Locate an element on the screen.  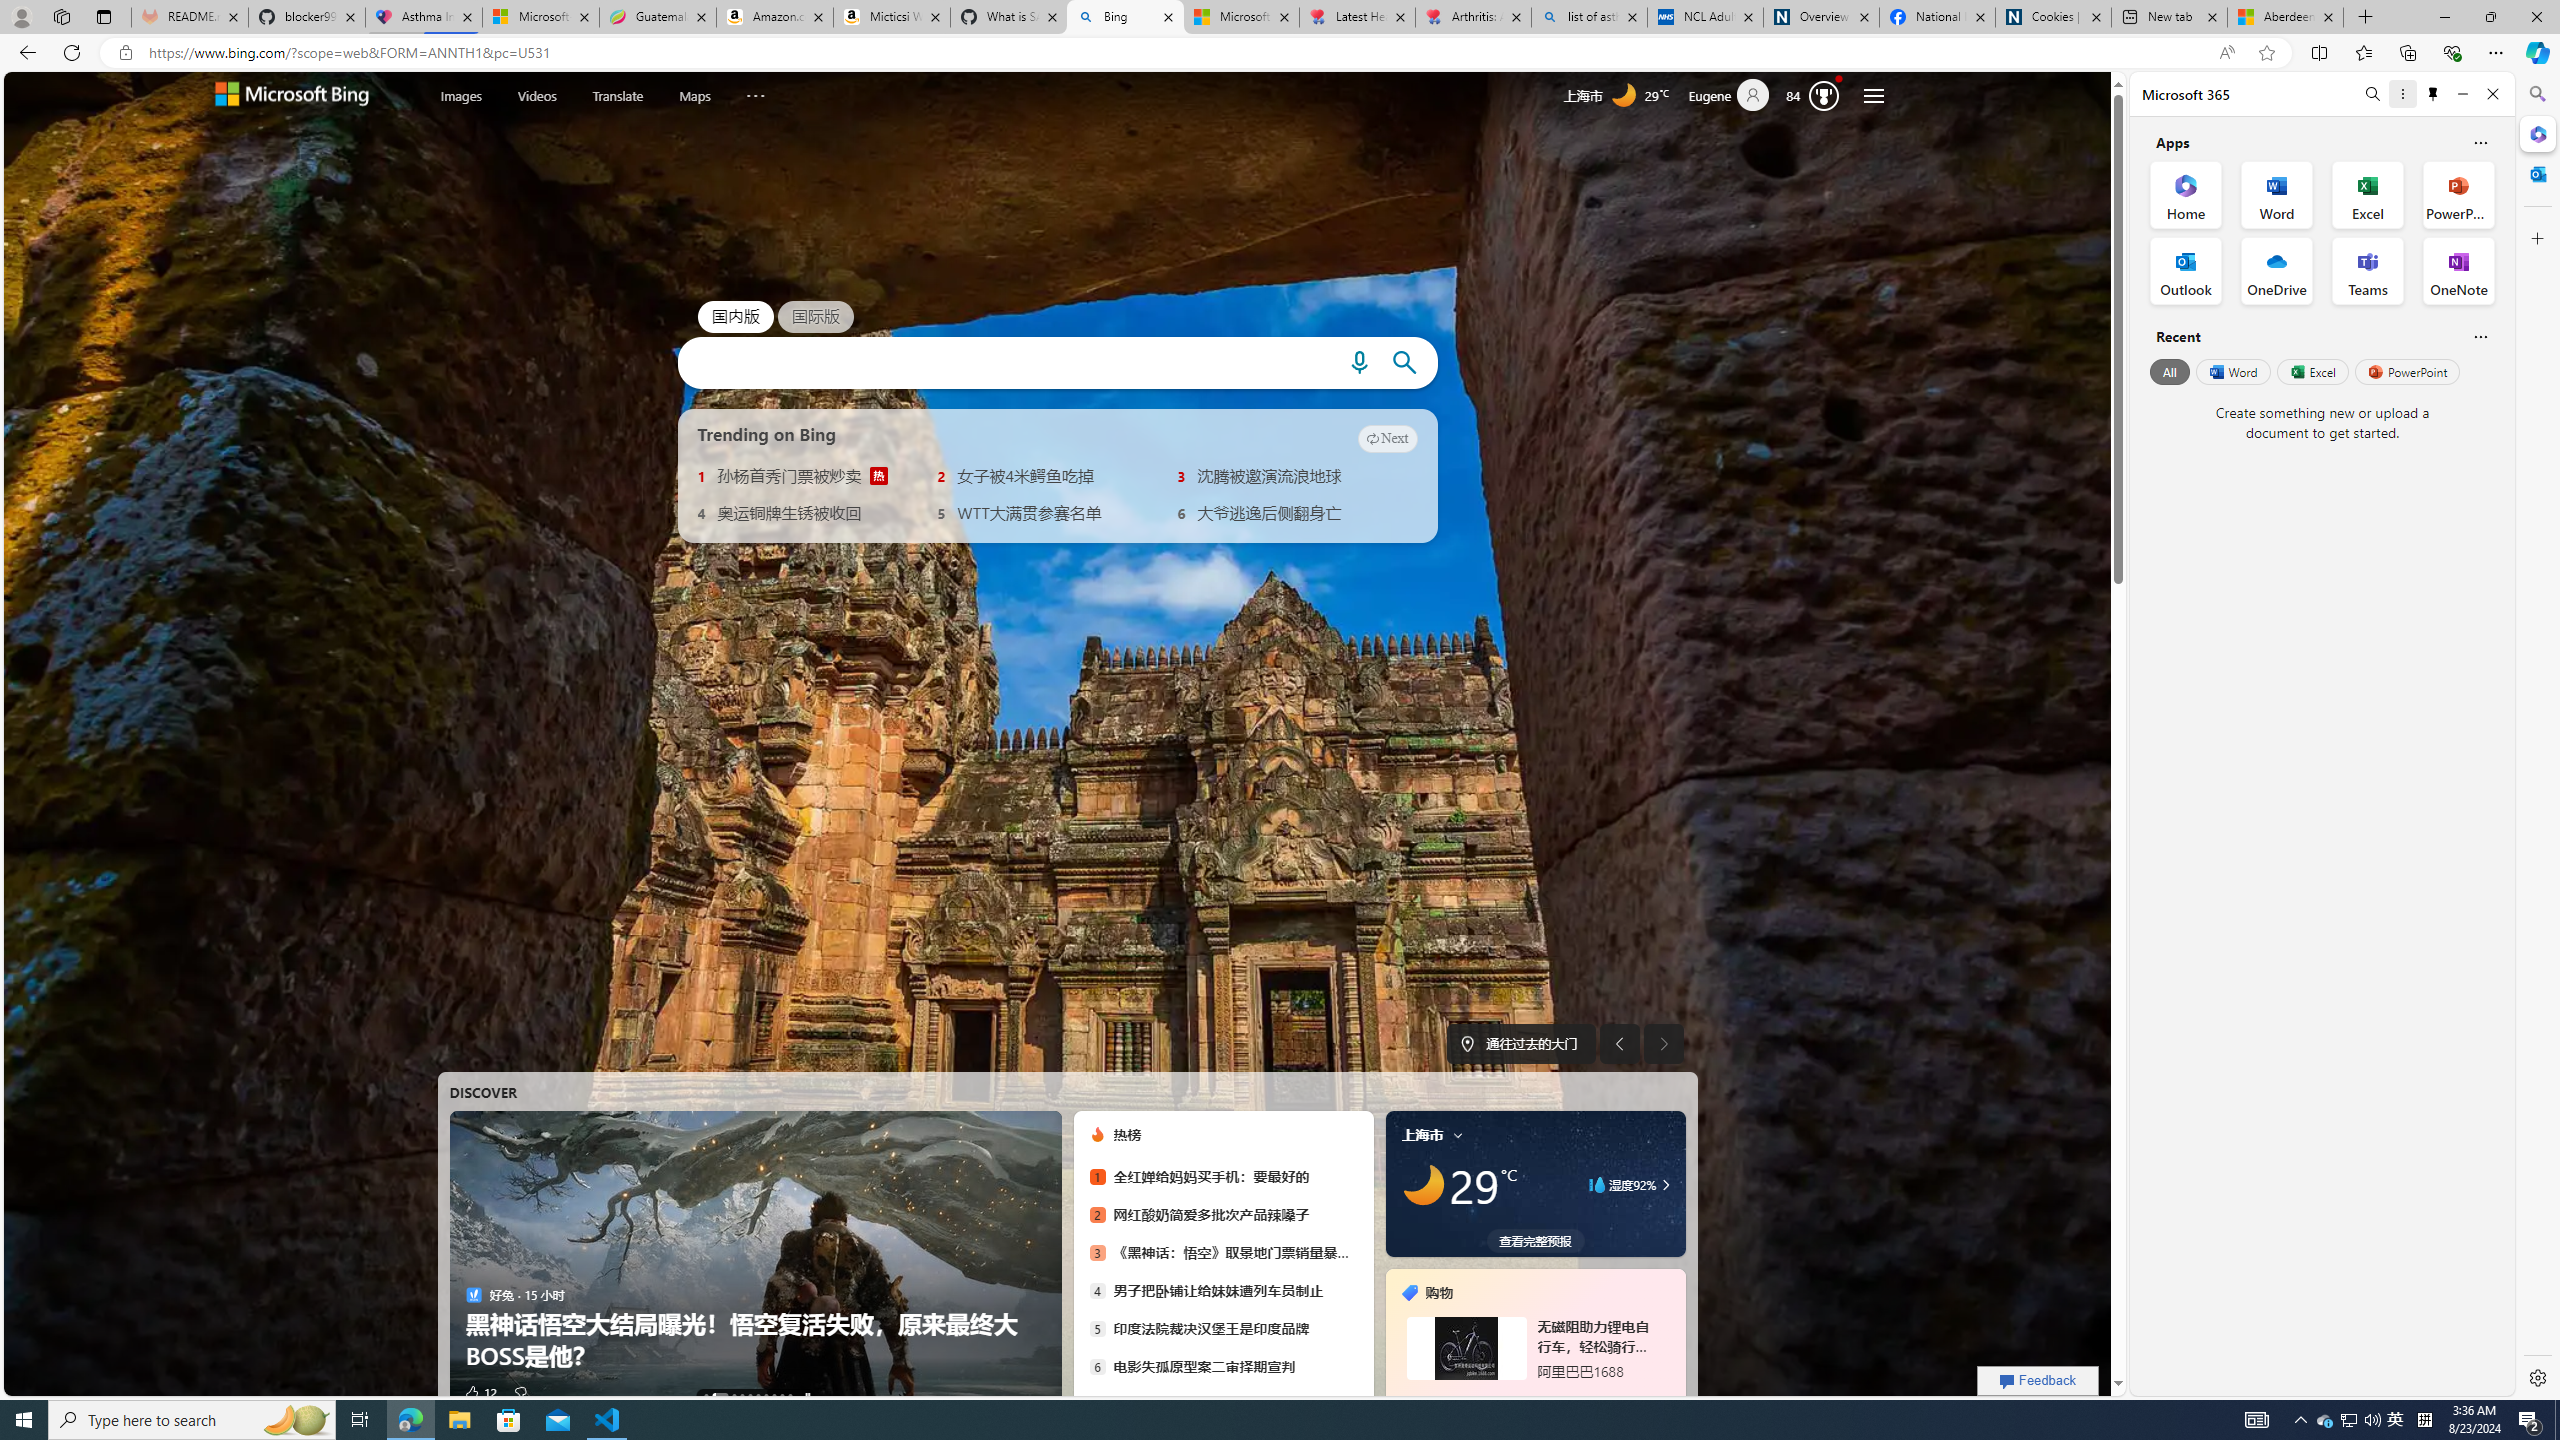
'tab-2' is located at coordinates (1533, 1397).